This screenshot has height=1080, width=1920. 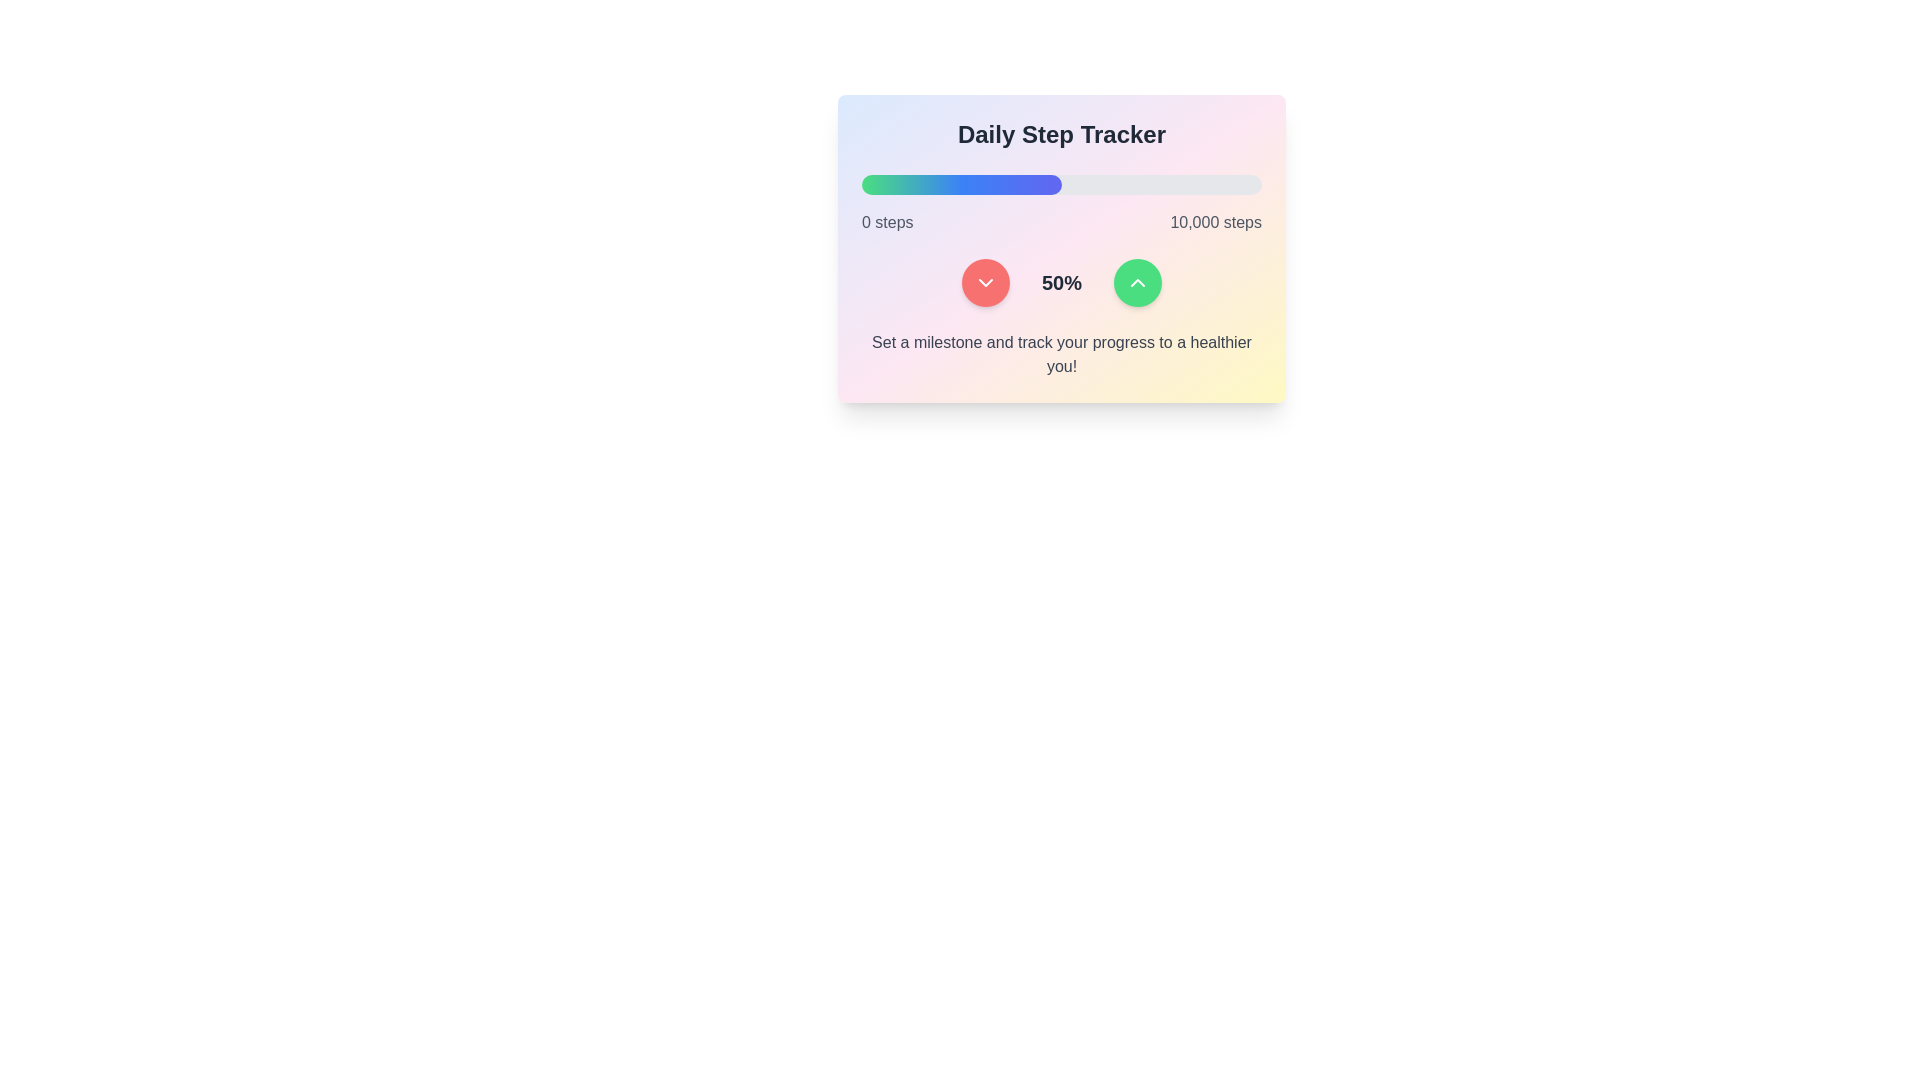 I want to click on the central text display that shows the current percentage value, located beneath the progress bar and flanked by a red button with a downward arrow and a green button with an upward arrow, so click(x=1060, y=282).